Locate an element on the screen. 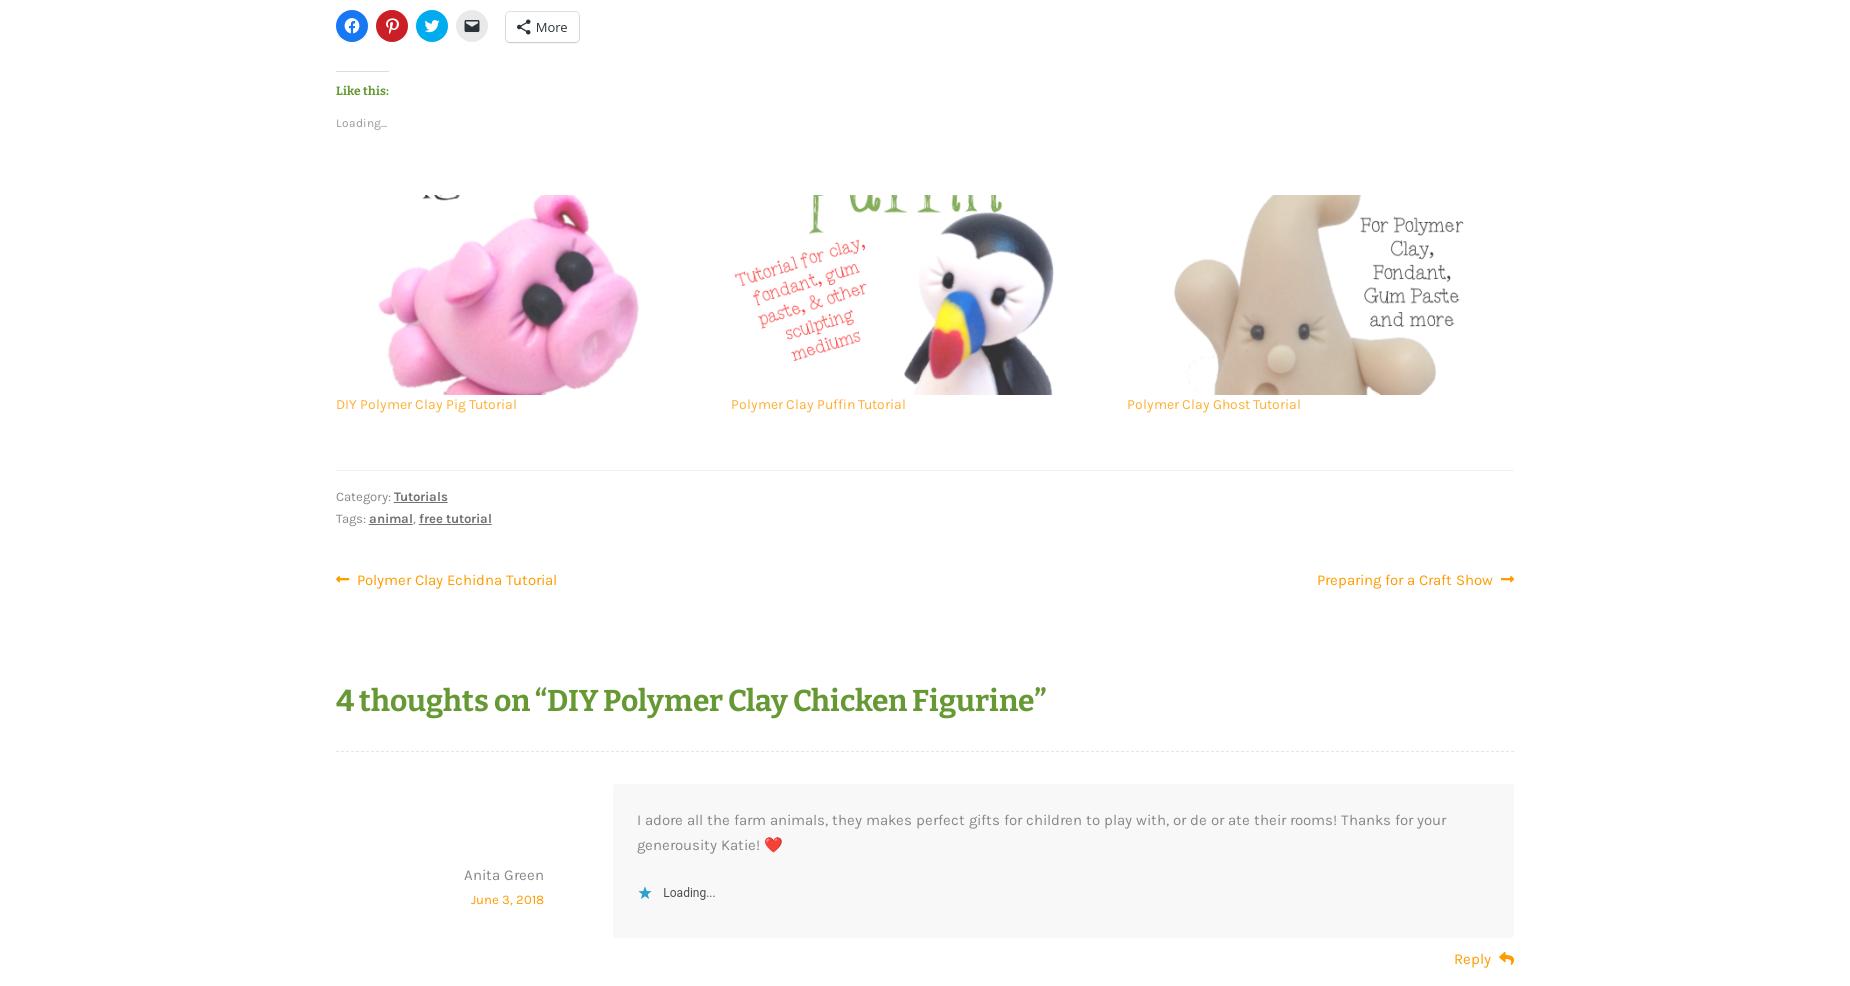 This screenshot has width=1850, height=986. 'Tags:' is located at coordinates (350, 516).